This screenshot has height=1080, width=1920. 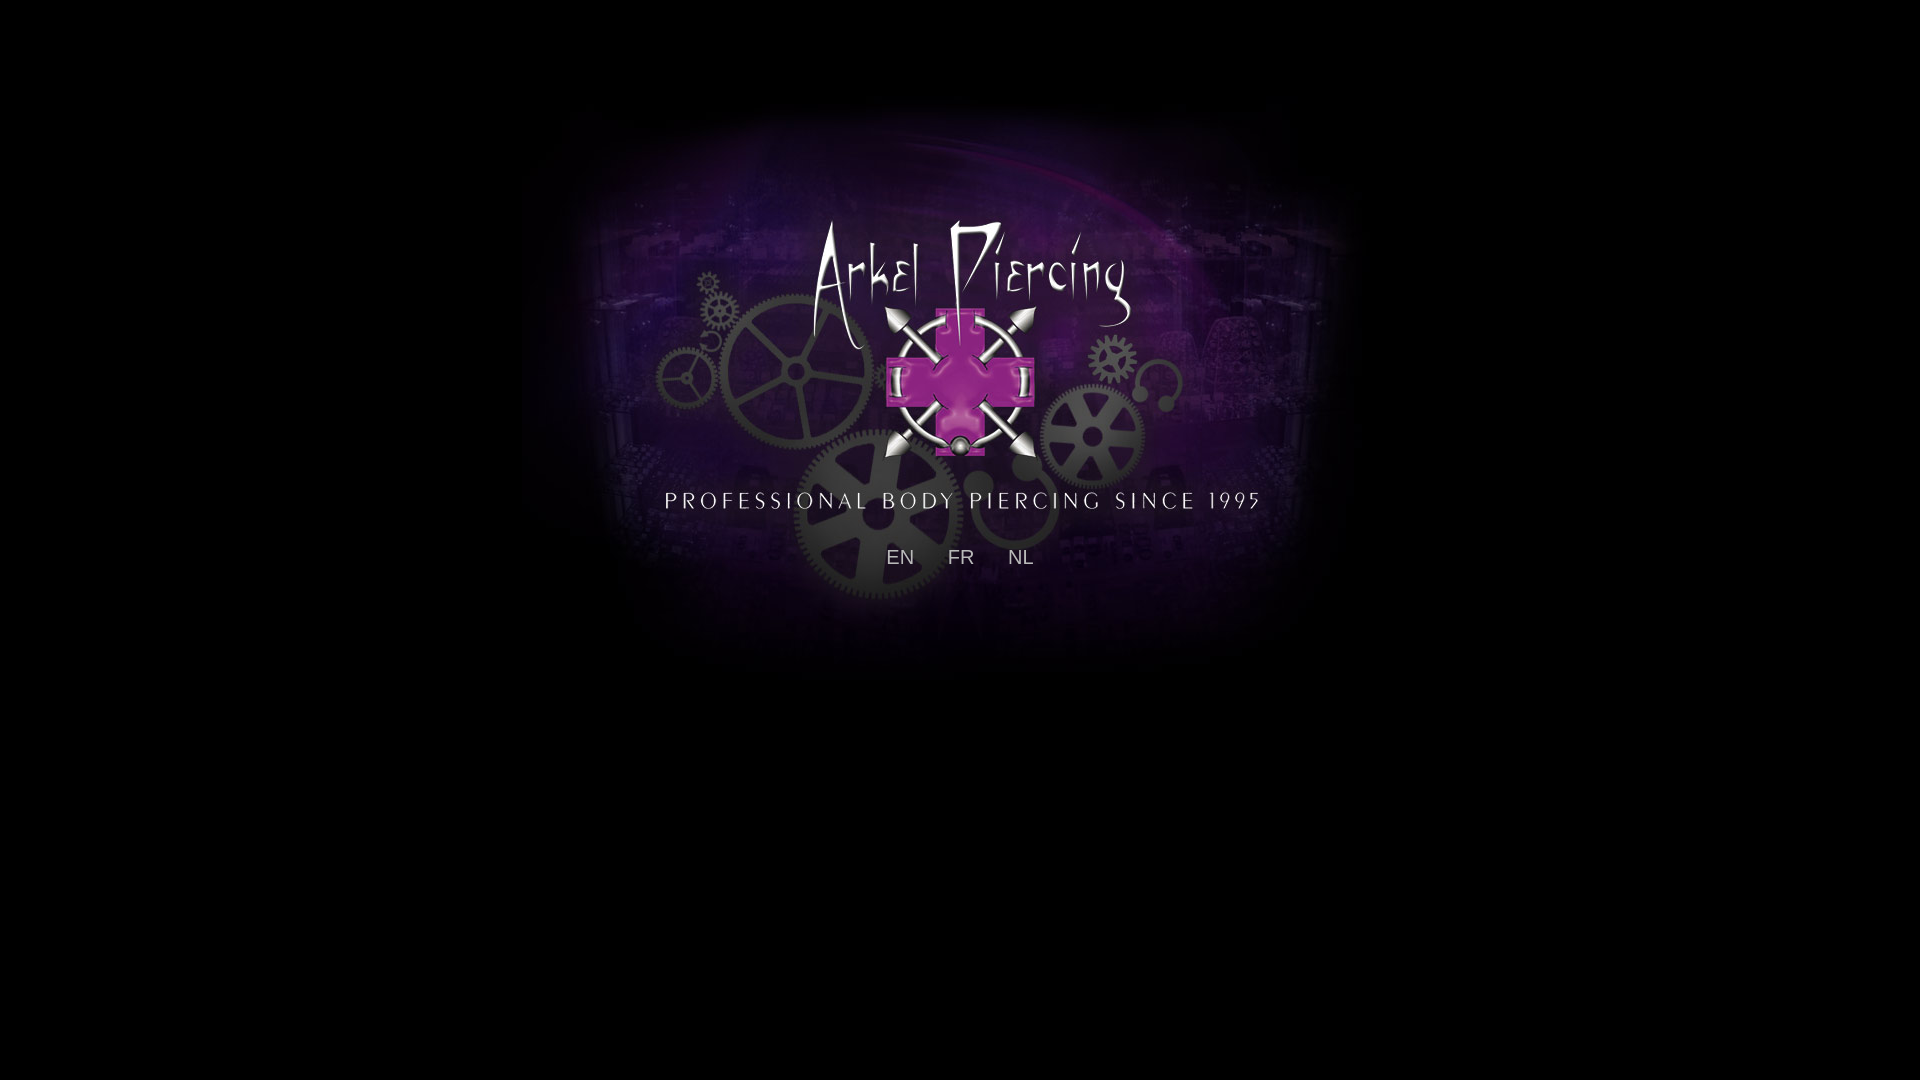 What do you see at coordinates (1021, 556) in the screenshot?
I see `'NL'` at bounding box center [1021, 556].